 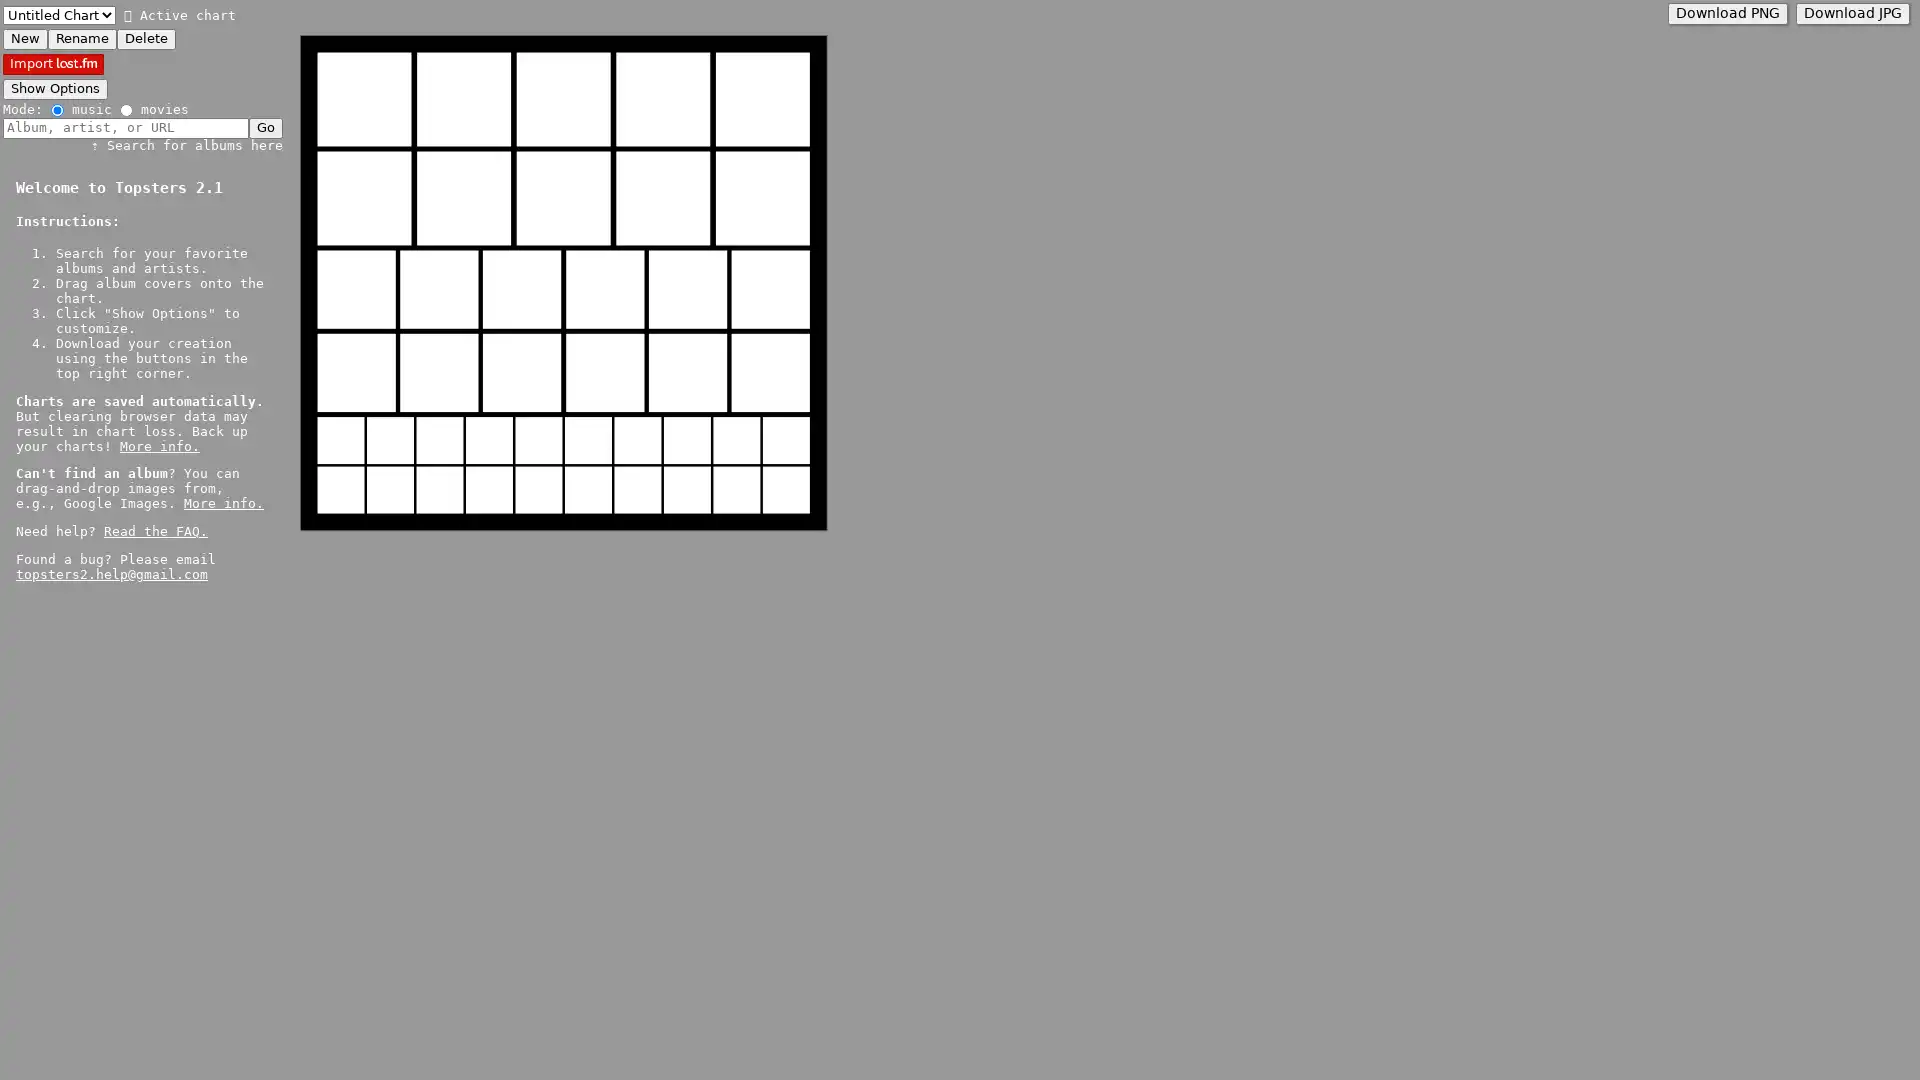 What do you see at coordinates (25, 38) in the screenshot?
I see `New` at bounding box center [25, 38].